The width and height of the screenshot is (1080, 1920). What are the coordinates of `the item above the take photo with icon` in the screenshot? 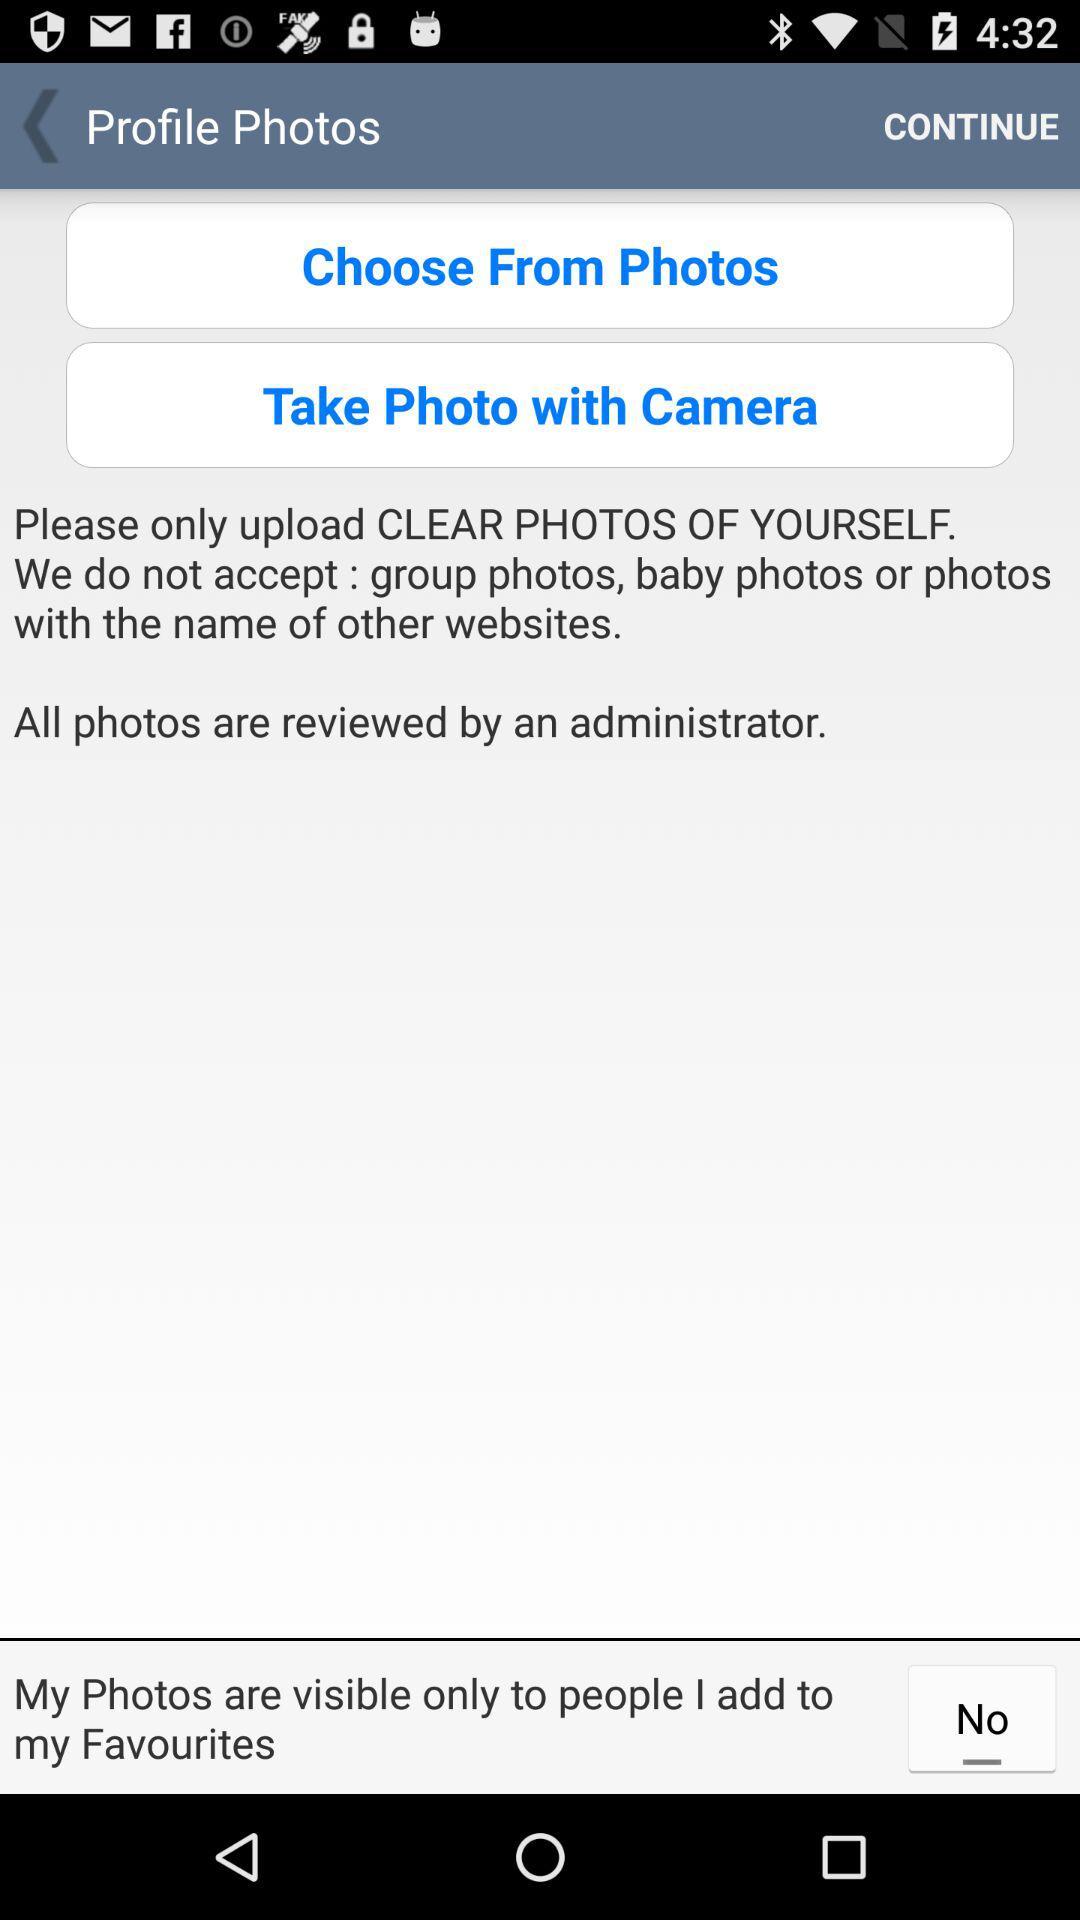 It's located at (540, 264).